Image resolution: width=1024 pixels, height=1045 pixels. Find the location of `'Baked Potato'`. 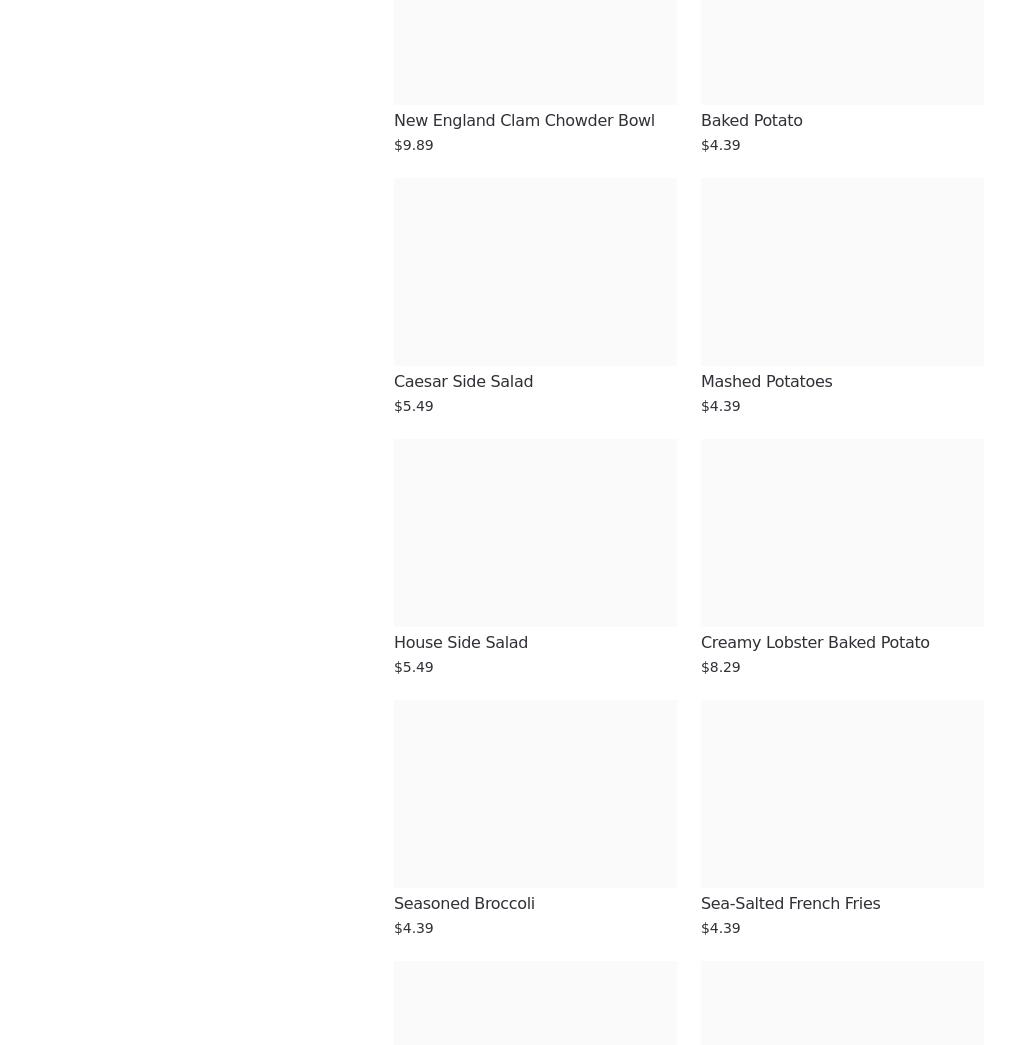

'Baked Potato' is located at coordinates (750, 119).